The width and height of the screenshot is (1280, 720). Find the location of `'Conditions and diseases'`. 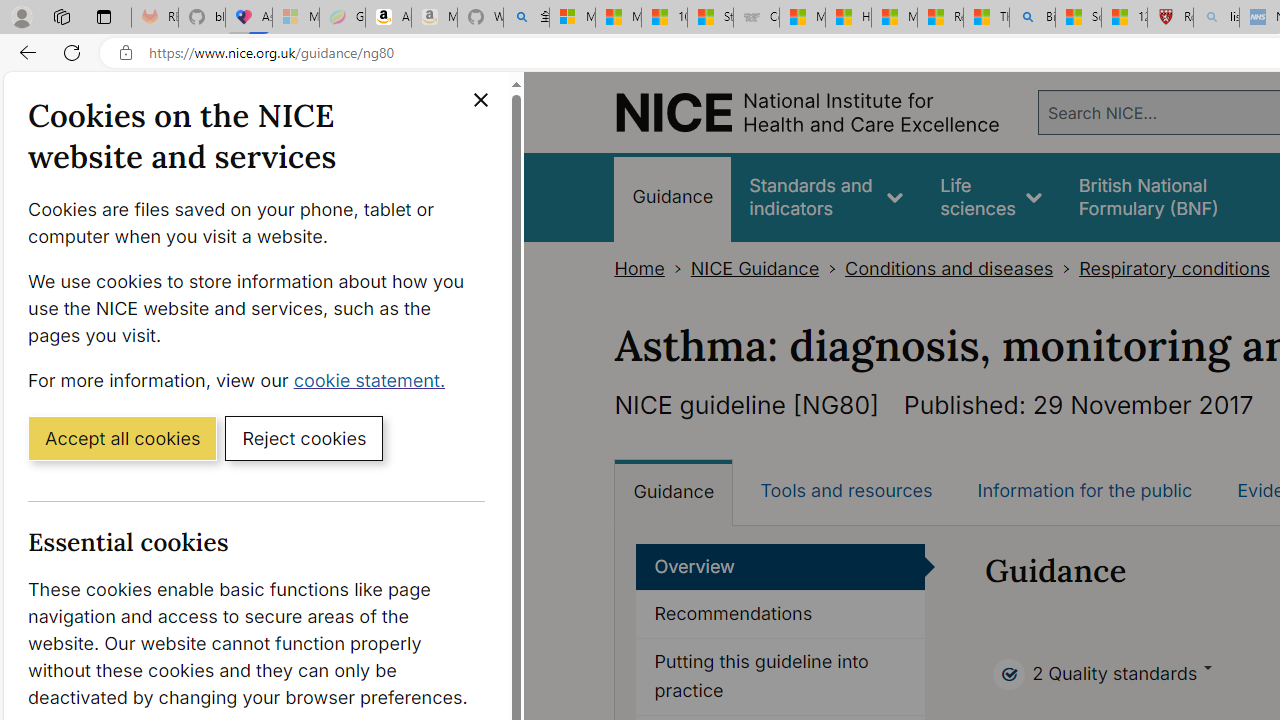

'Conditions and diseases' is located at coordinates (948, 268).